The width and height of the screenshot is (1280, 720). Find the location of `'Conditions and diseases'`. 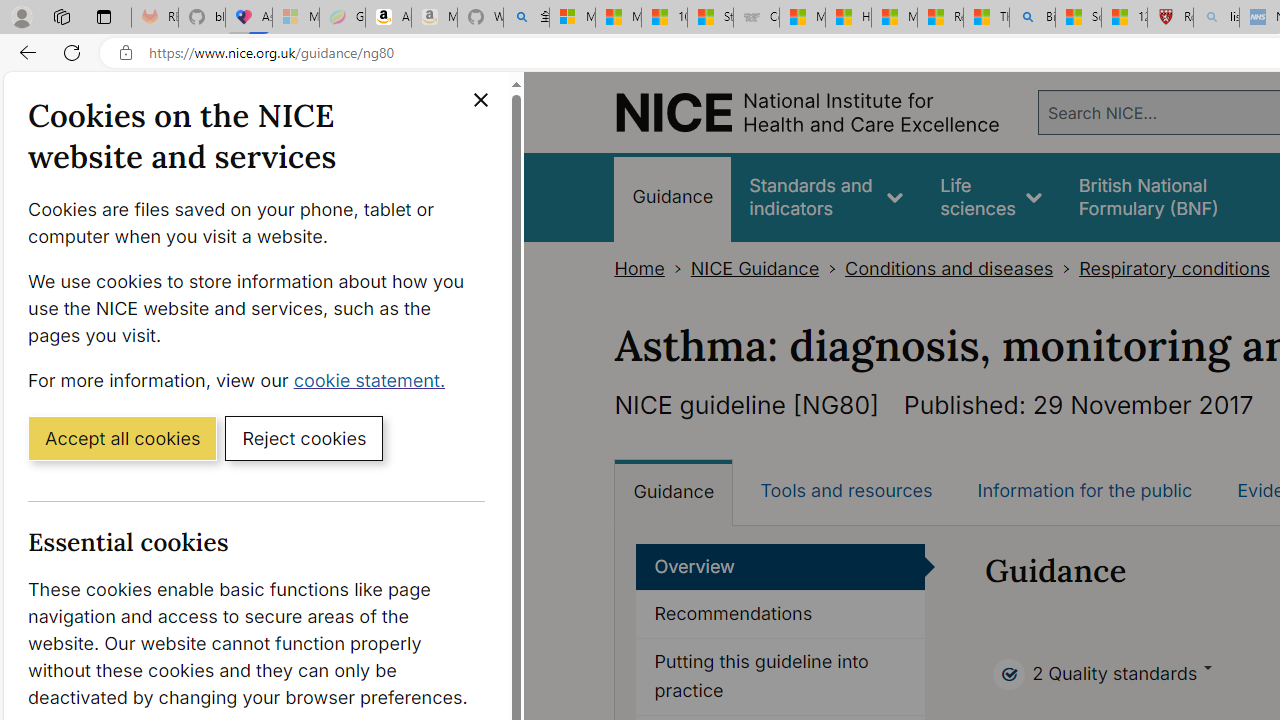

'Conditions and diseases' is located at coordinates (948, 268).